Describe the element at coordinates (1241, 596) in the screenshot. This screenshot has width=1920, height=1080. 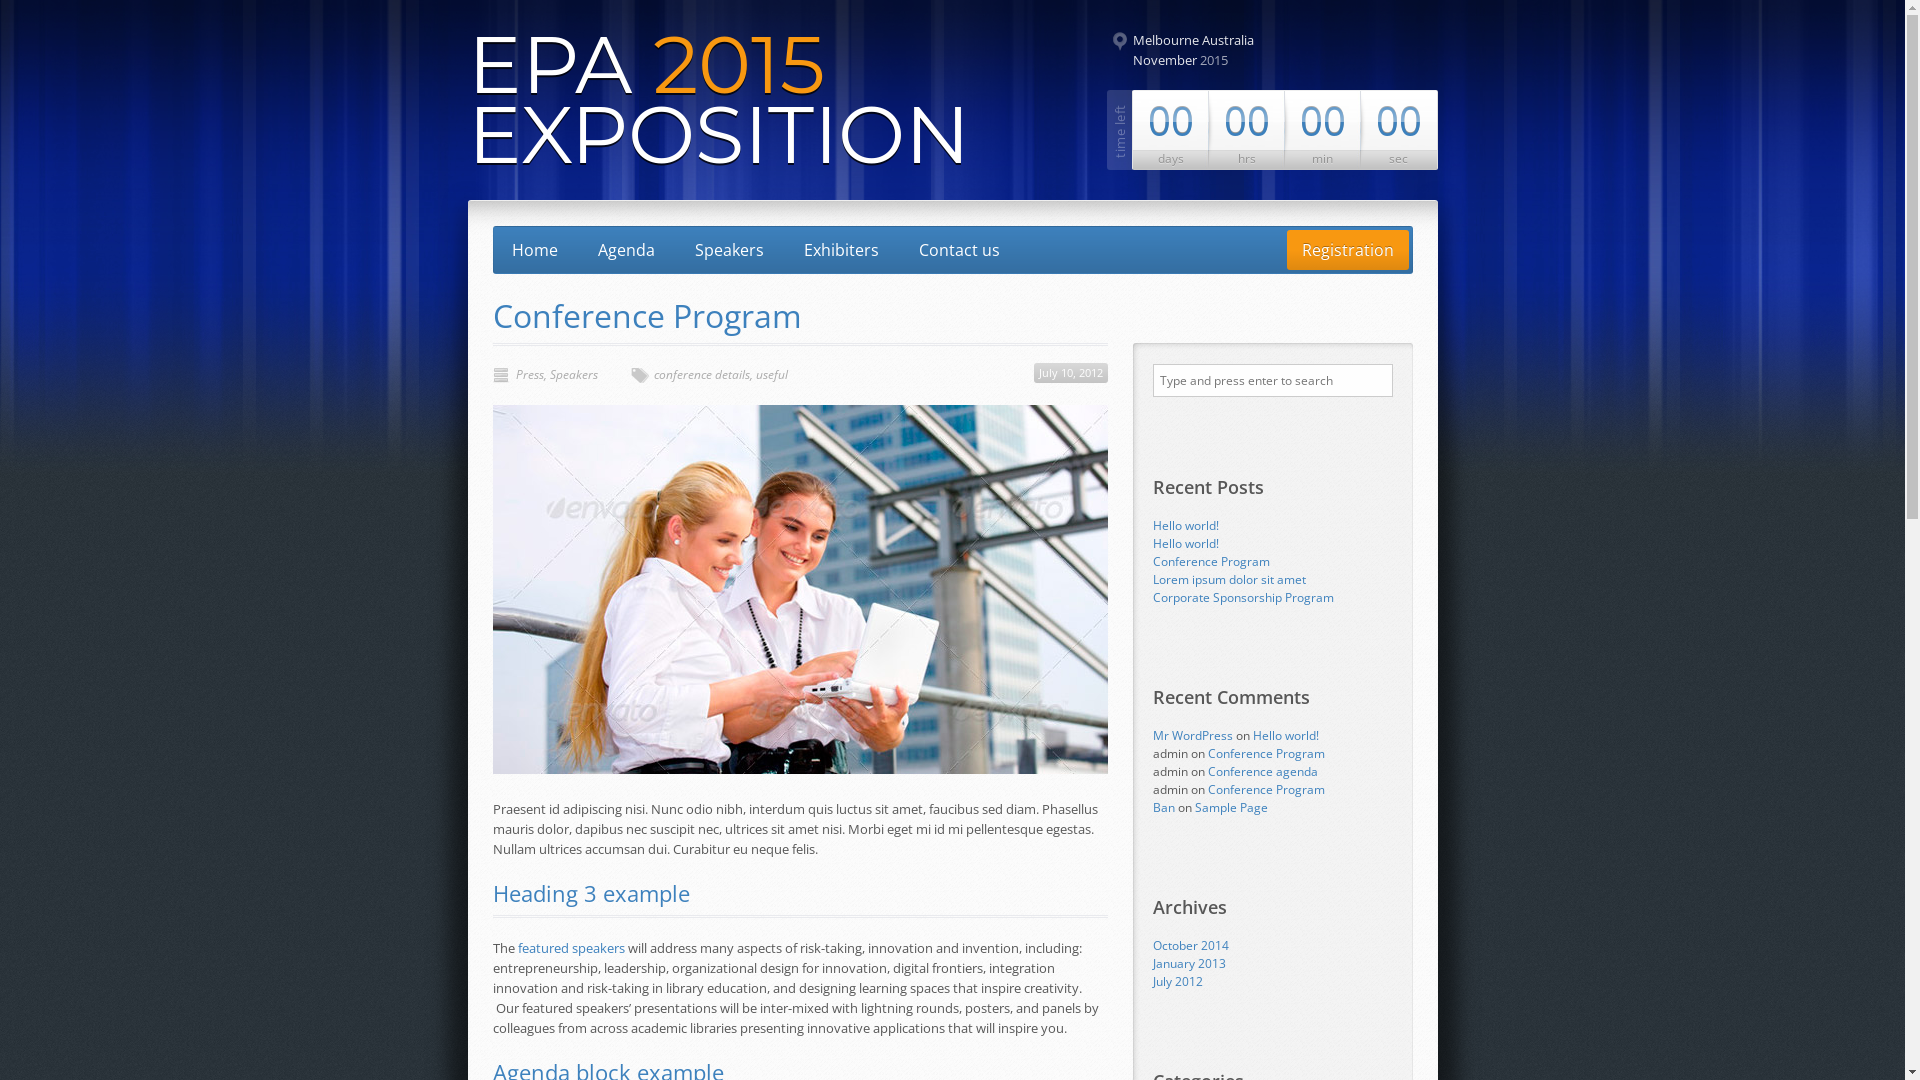
I see `'Corporate Sponsorship Program'` at that location.